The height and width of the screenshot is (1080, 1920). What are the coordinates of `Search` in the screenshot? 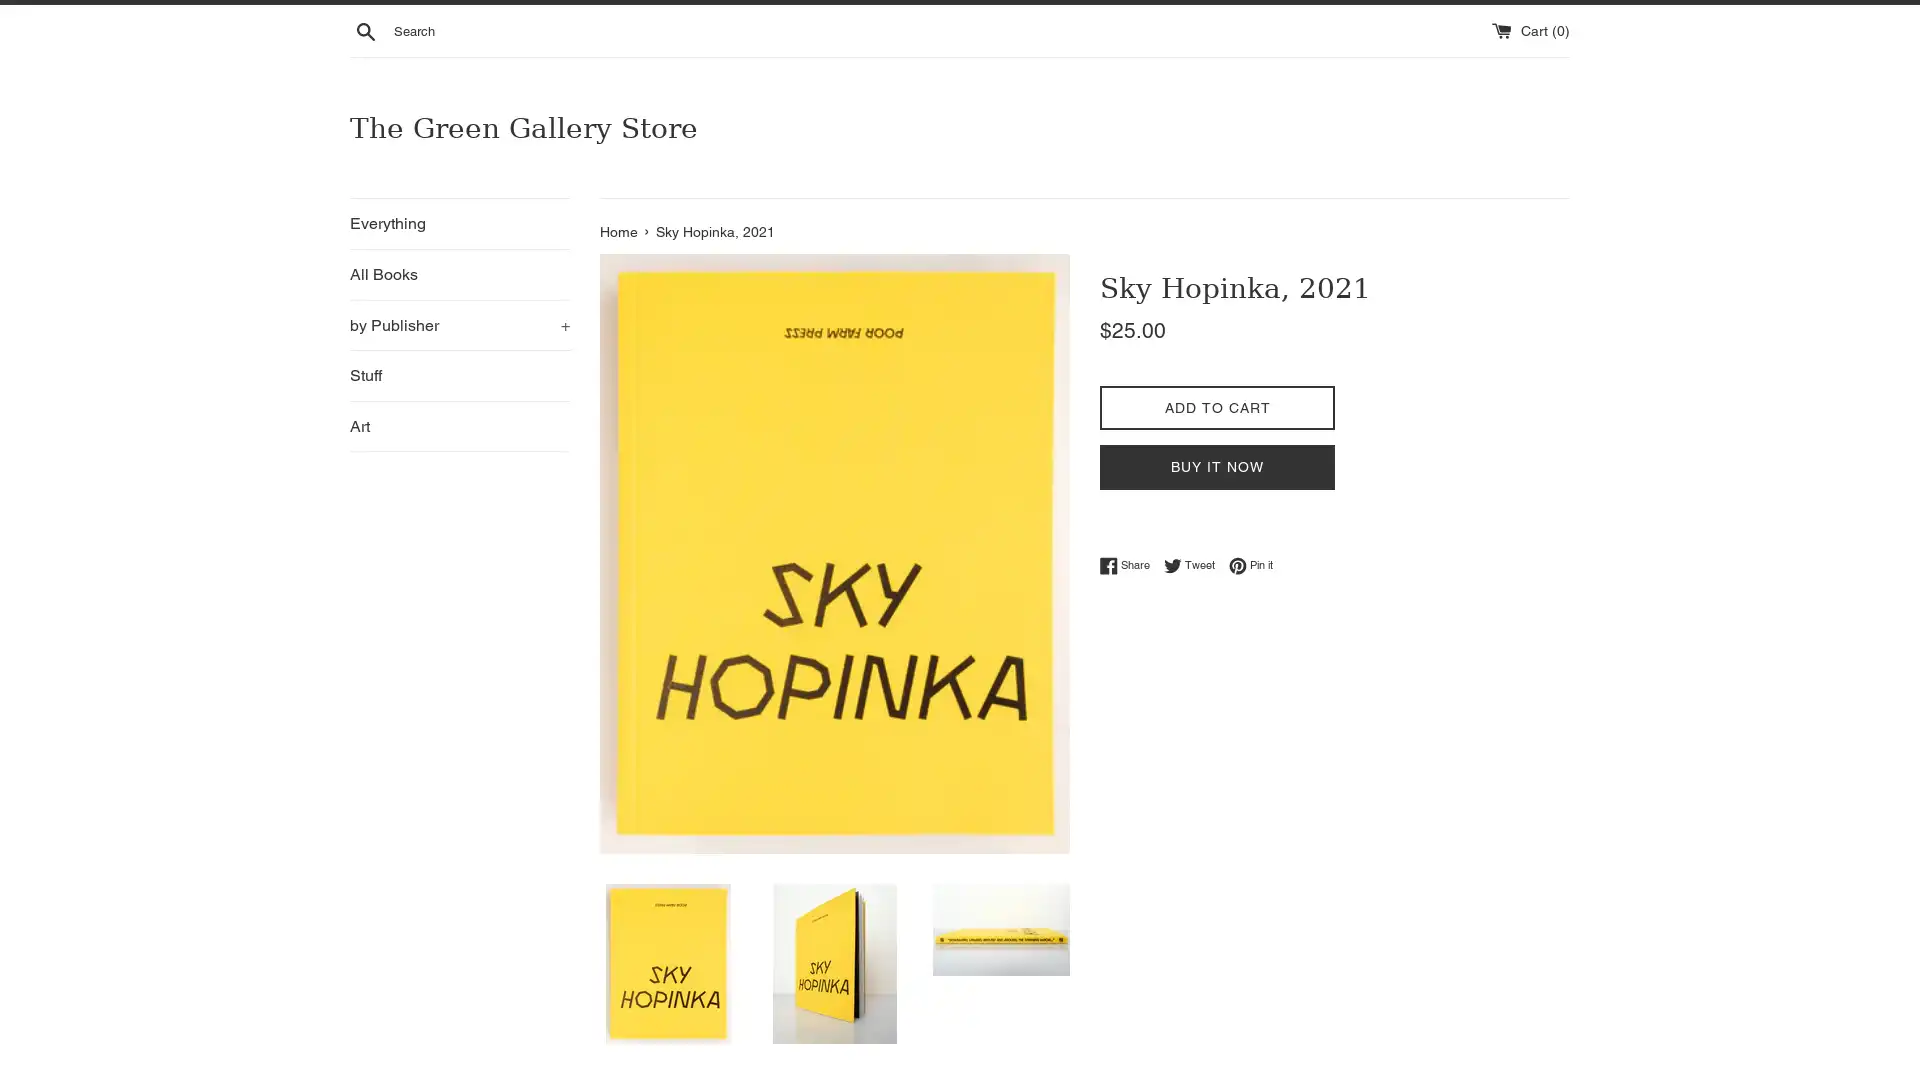 It's located at (365, 30).